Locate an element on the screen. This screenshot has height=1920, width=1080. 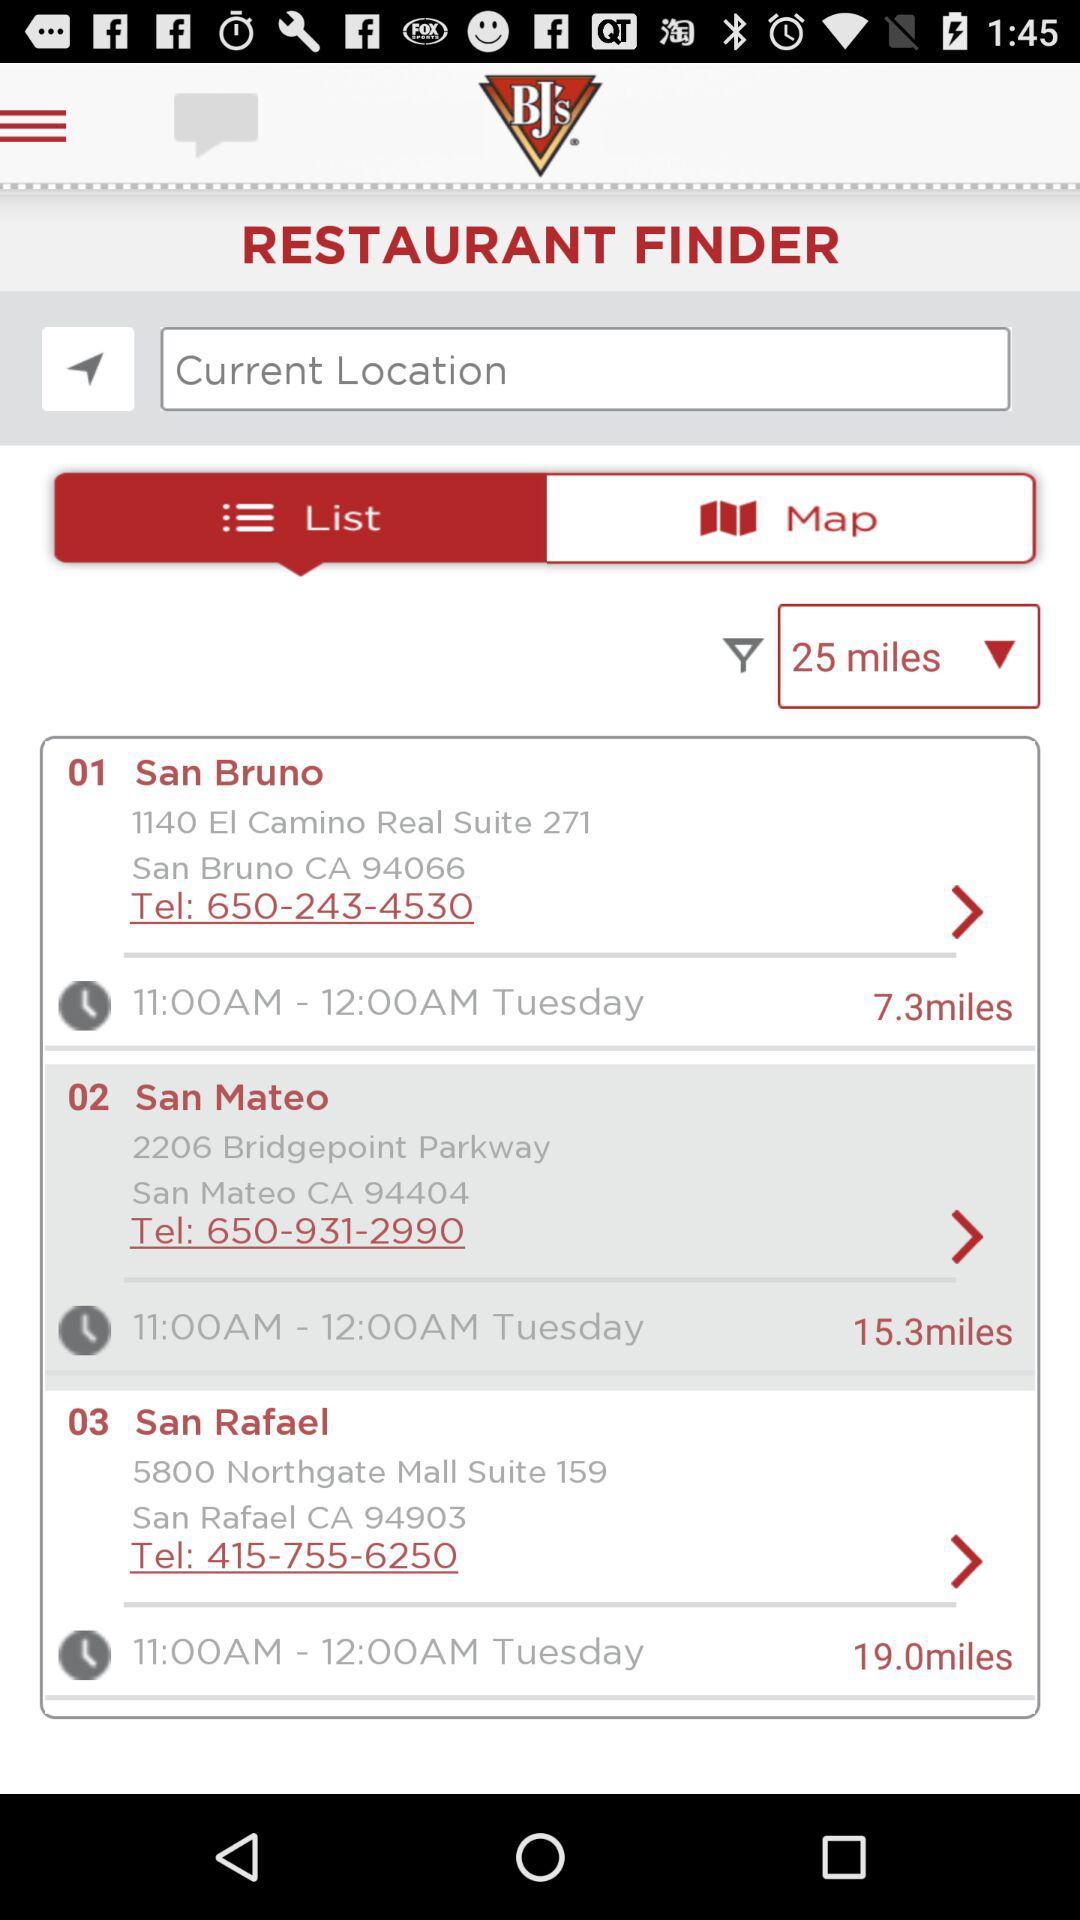
the navigation icon is located at coordinates (87, 394).